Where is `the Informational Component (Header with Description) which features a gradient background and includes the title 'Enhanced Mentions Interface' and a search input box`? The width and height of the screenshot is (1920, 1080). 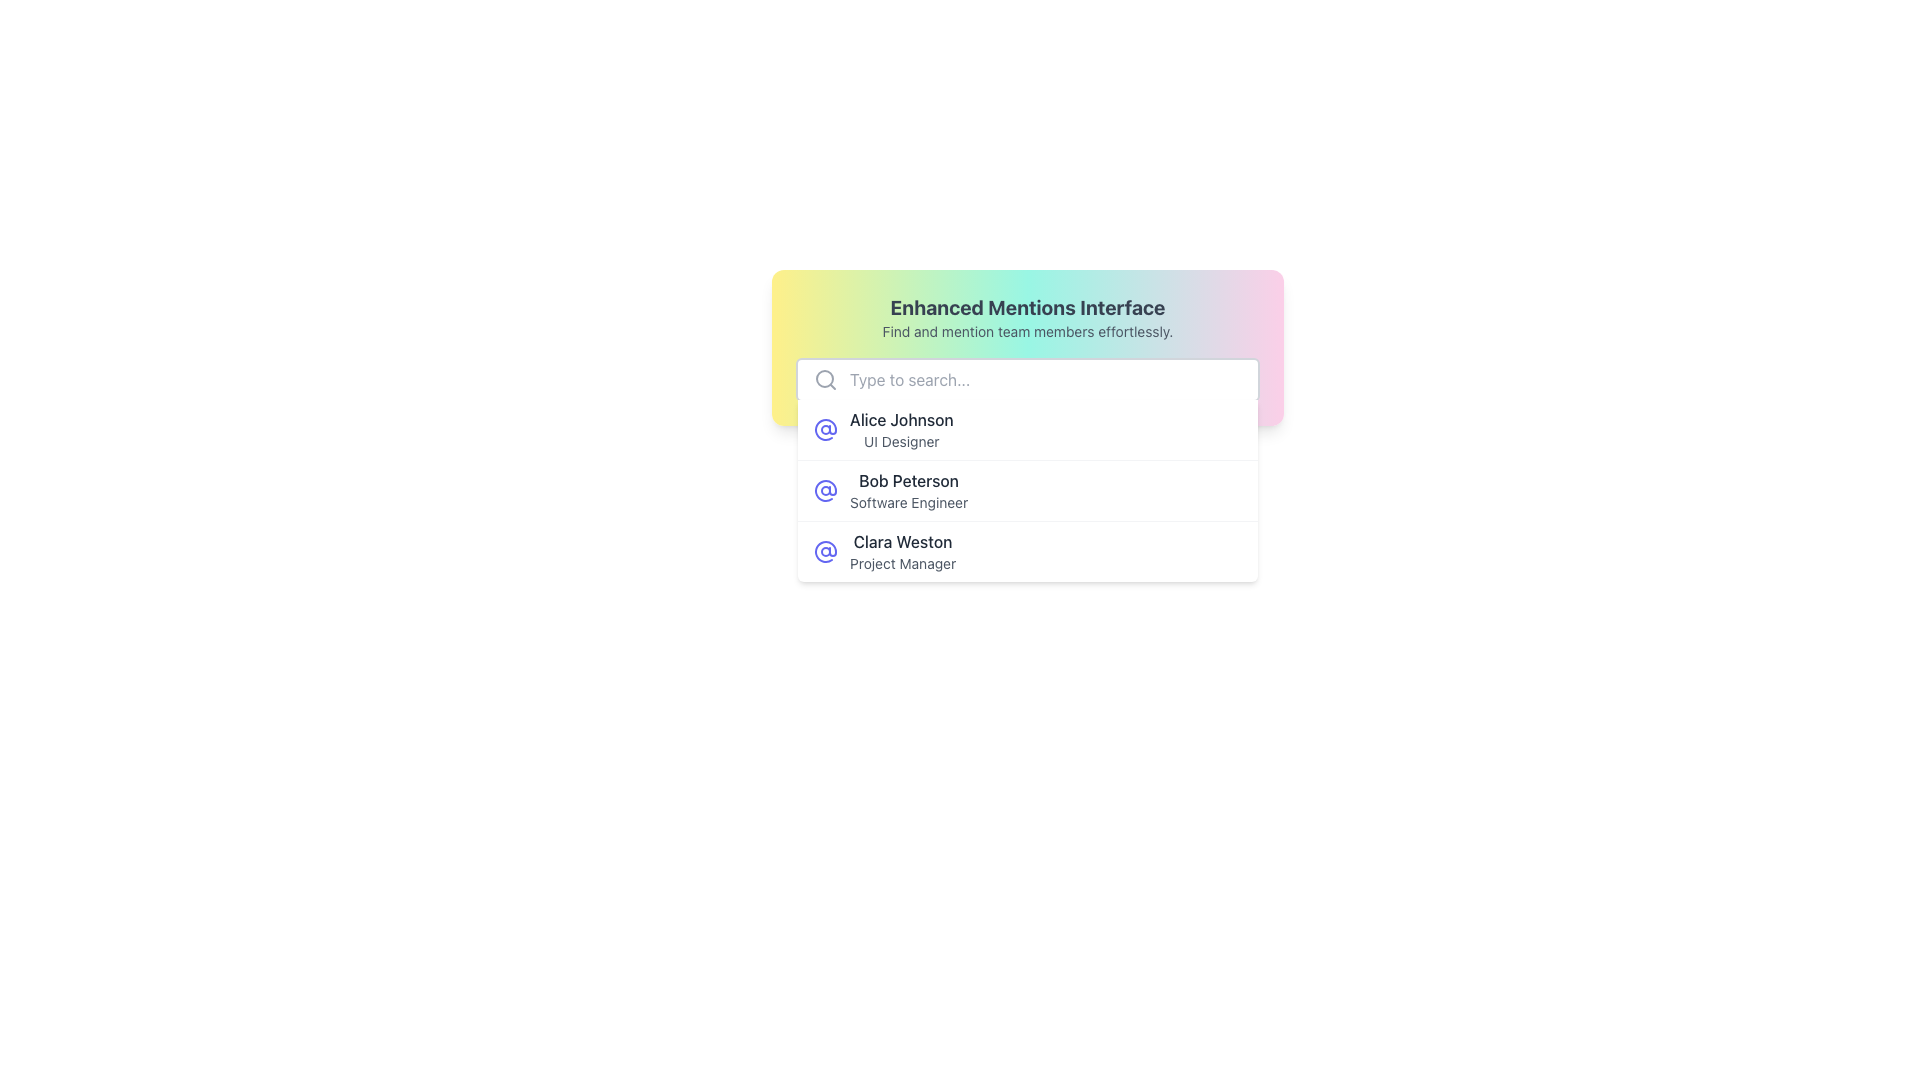
the Informational Component (Header with Description) which features a gradient background and includes the title 'Enhanced Mentions Interface' and a search input box is located at coordinates (1027, 346).